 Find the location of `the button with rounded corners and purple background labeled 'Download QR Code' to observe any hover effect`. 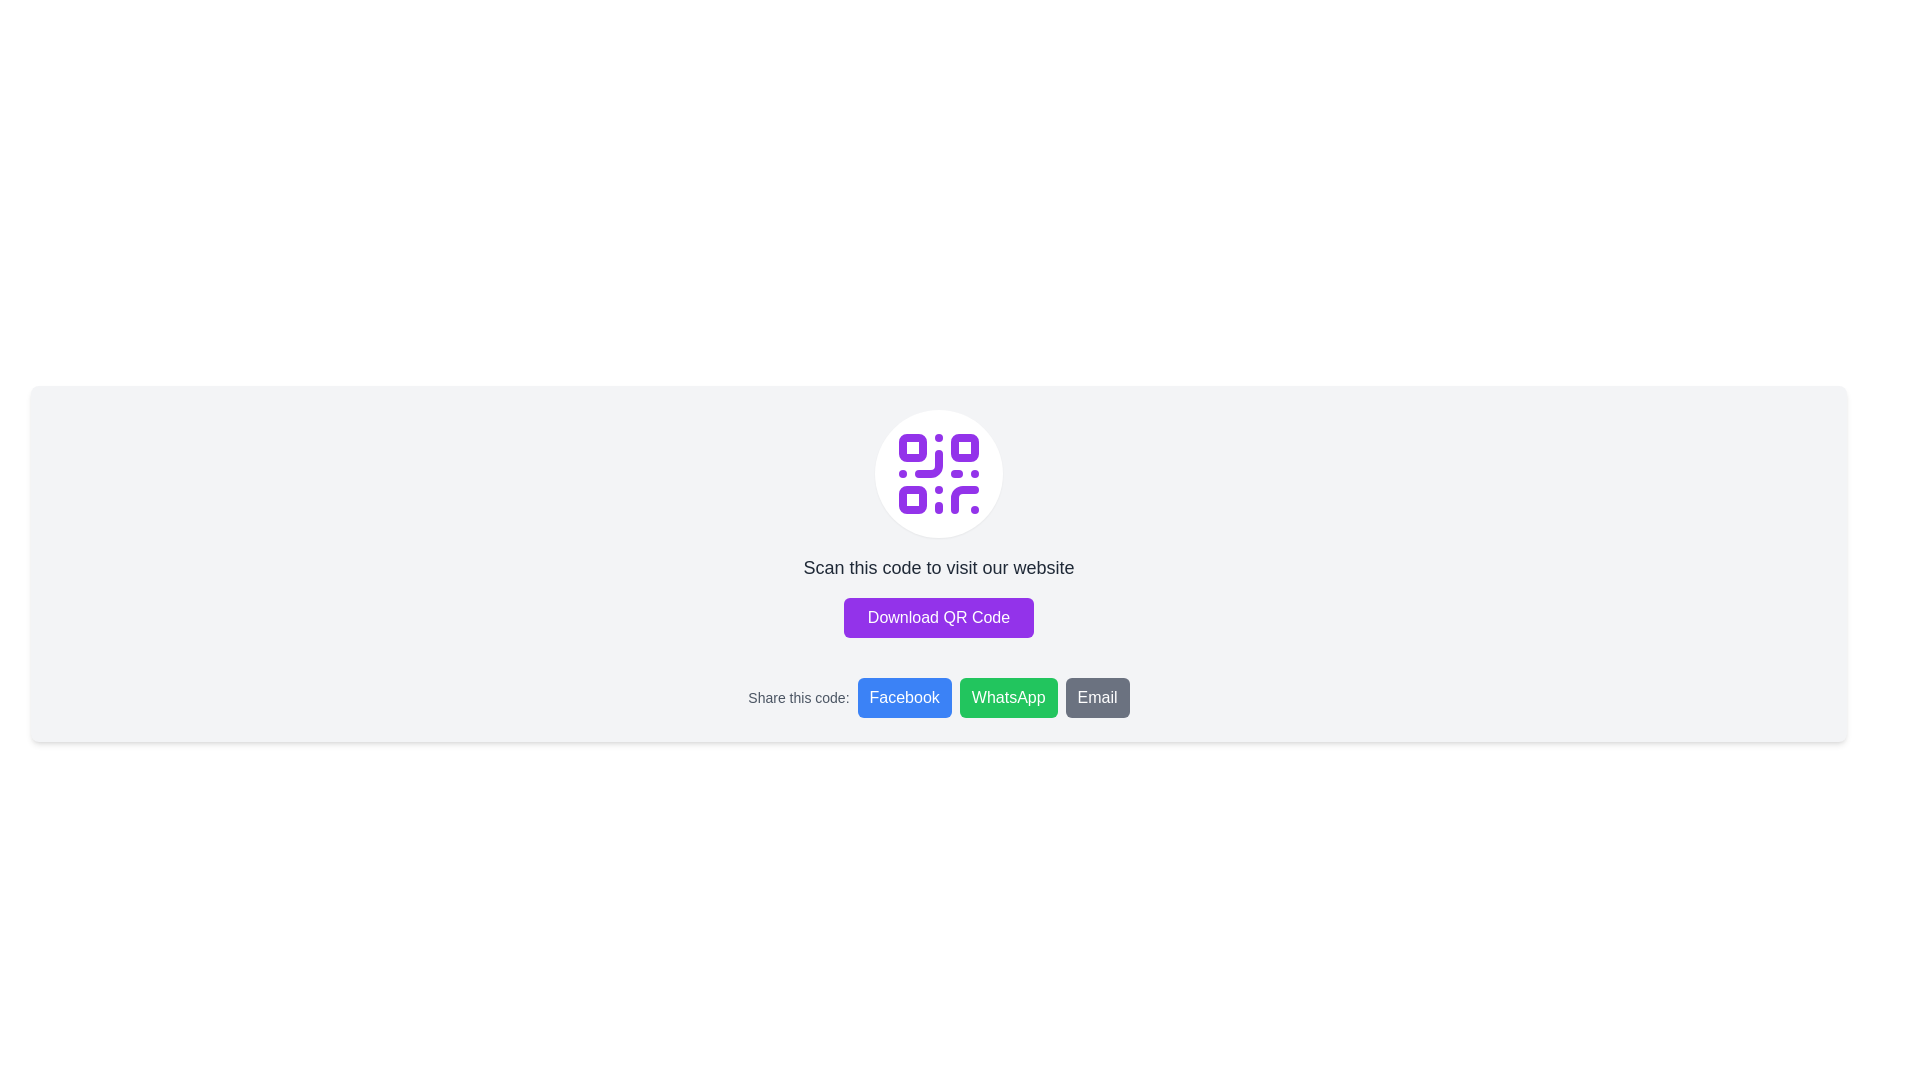

the button with rounded corners and purple background labeled 'Download QR Code' to observe any hover effect is located at coordinates (938, 616).